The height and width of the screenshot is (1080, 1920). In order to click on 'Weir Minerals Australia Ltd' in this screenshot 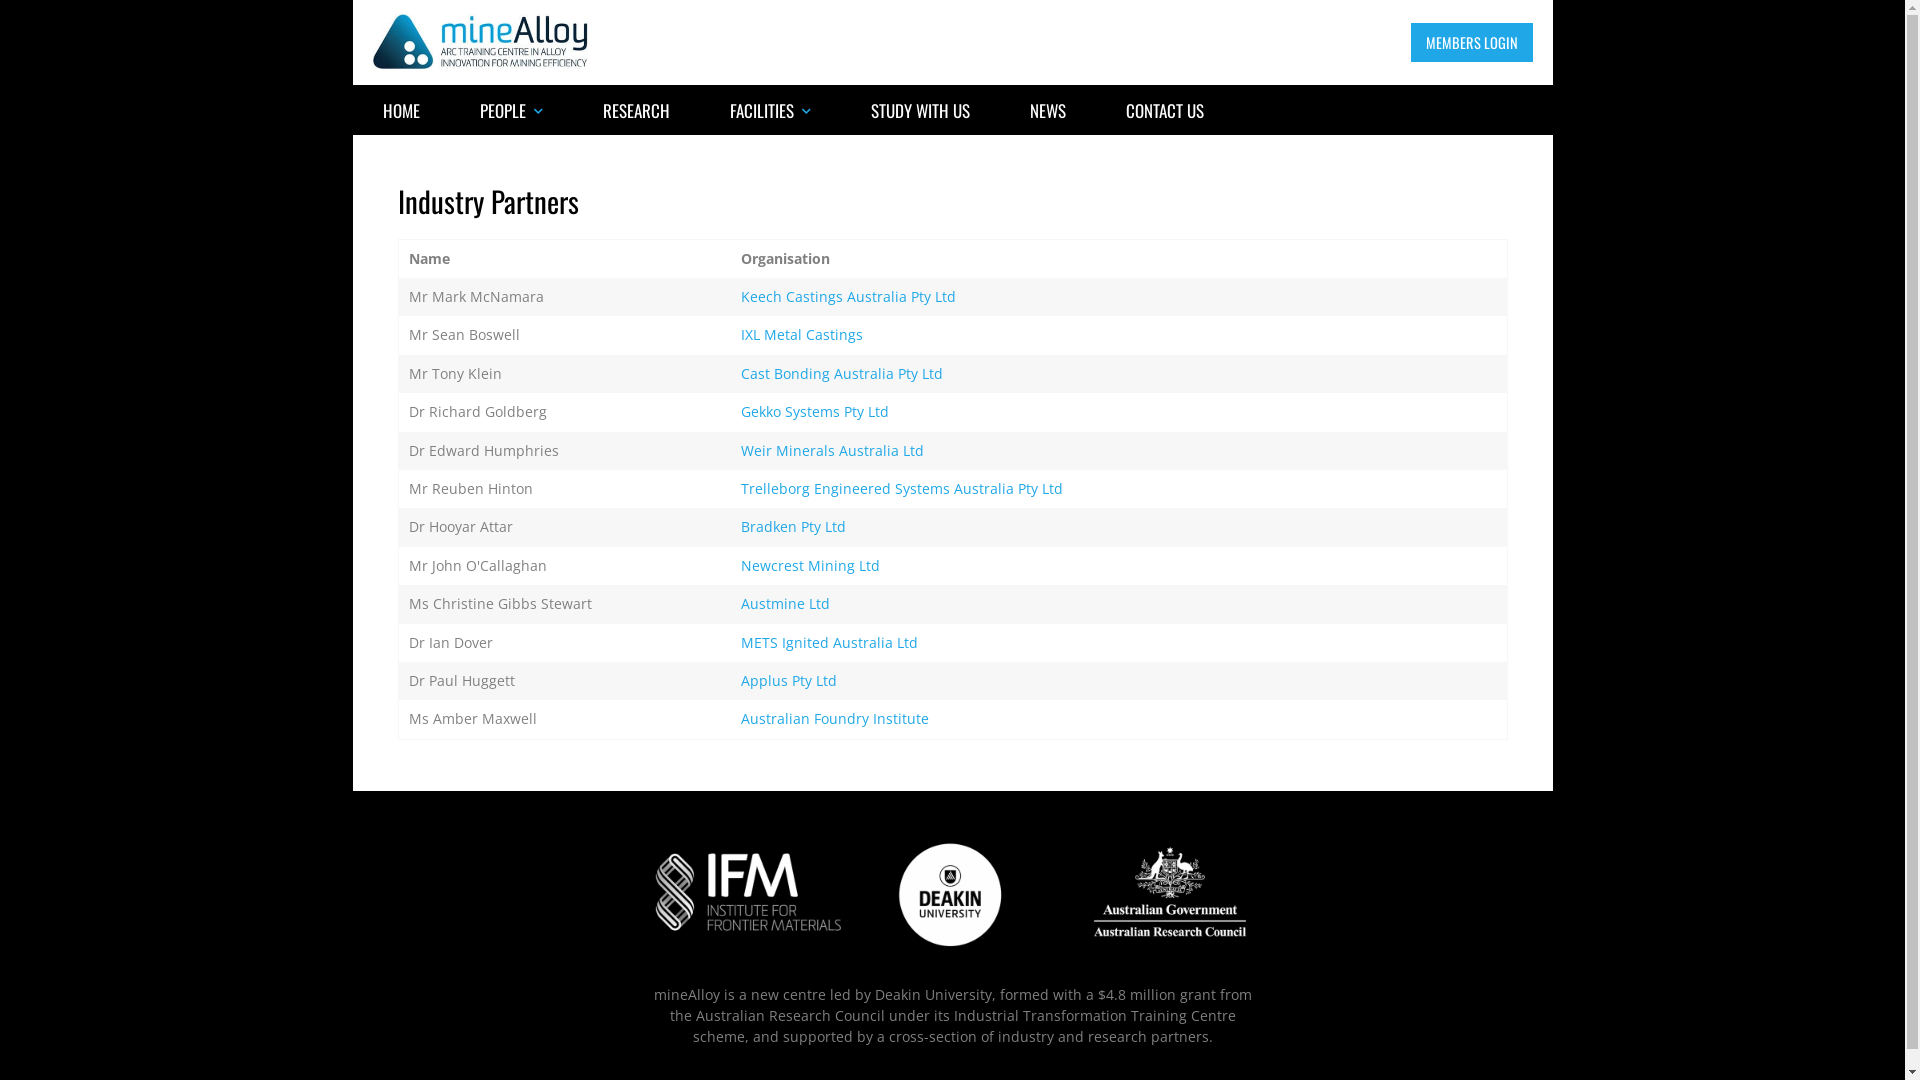, I will do `click(739, 450)`.